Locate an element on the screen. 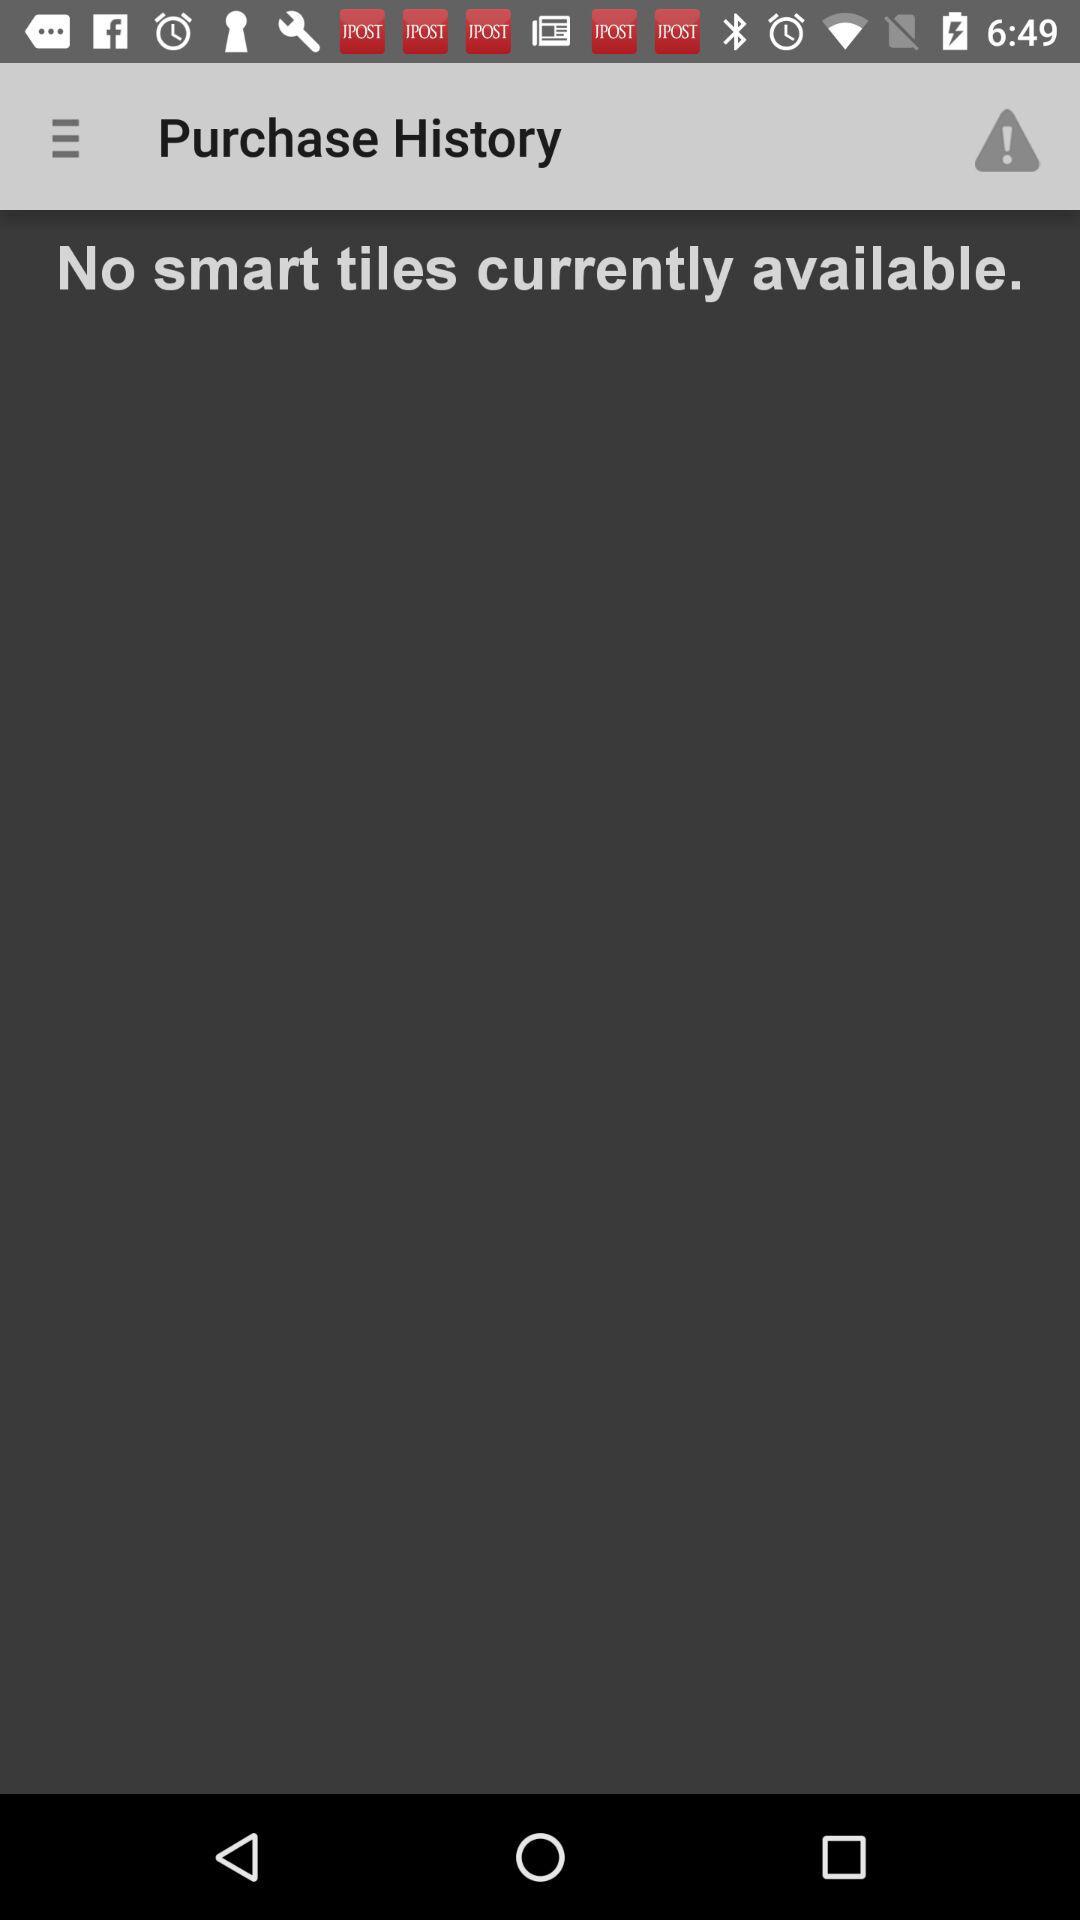 The image size is (1080, 1920). item above the no smart tiles is located at coordinates (1017, 135).